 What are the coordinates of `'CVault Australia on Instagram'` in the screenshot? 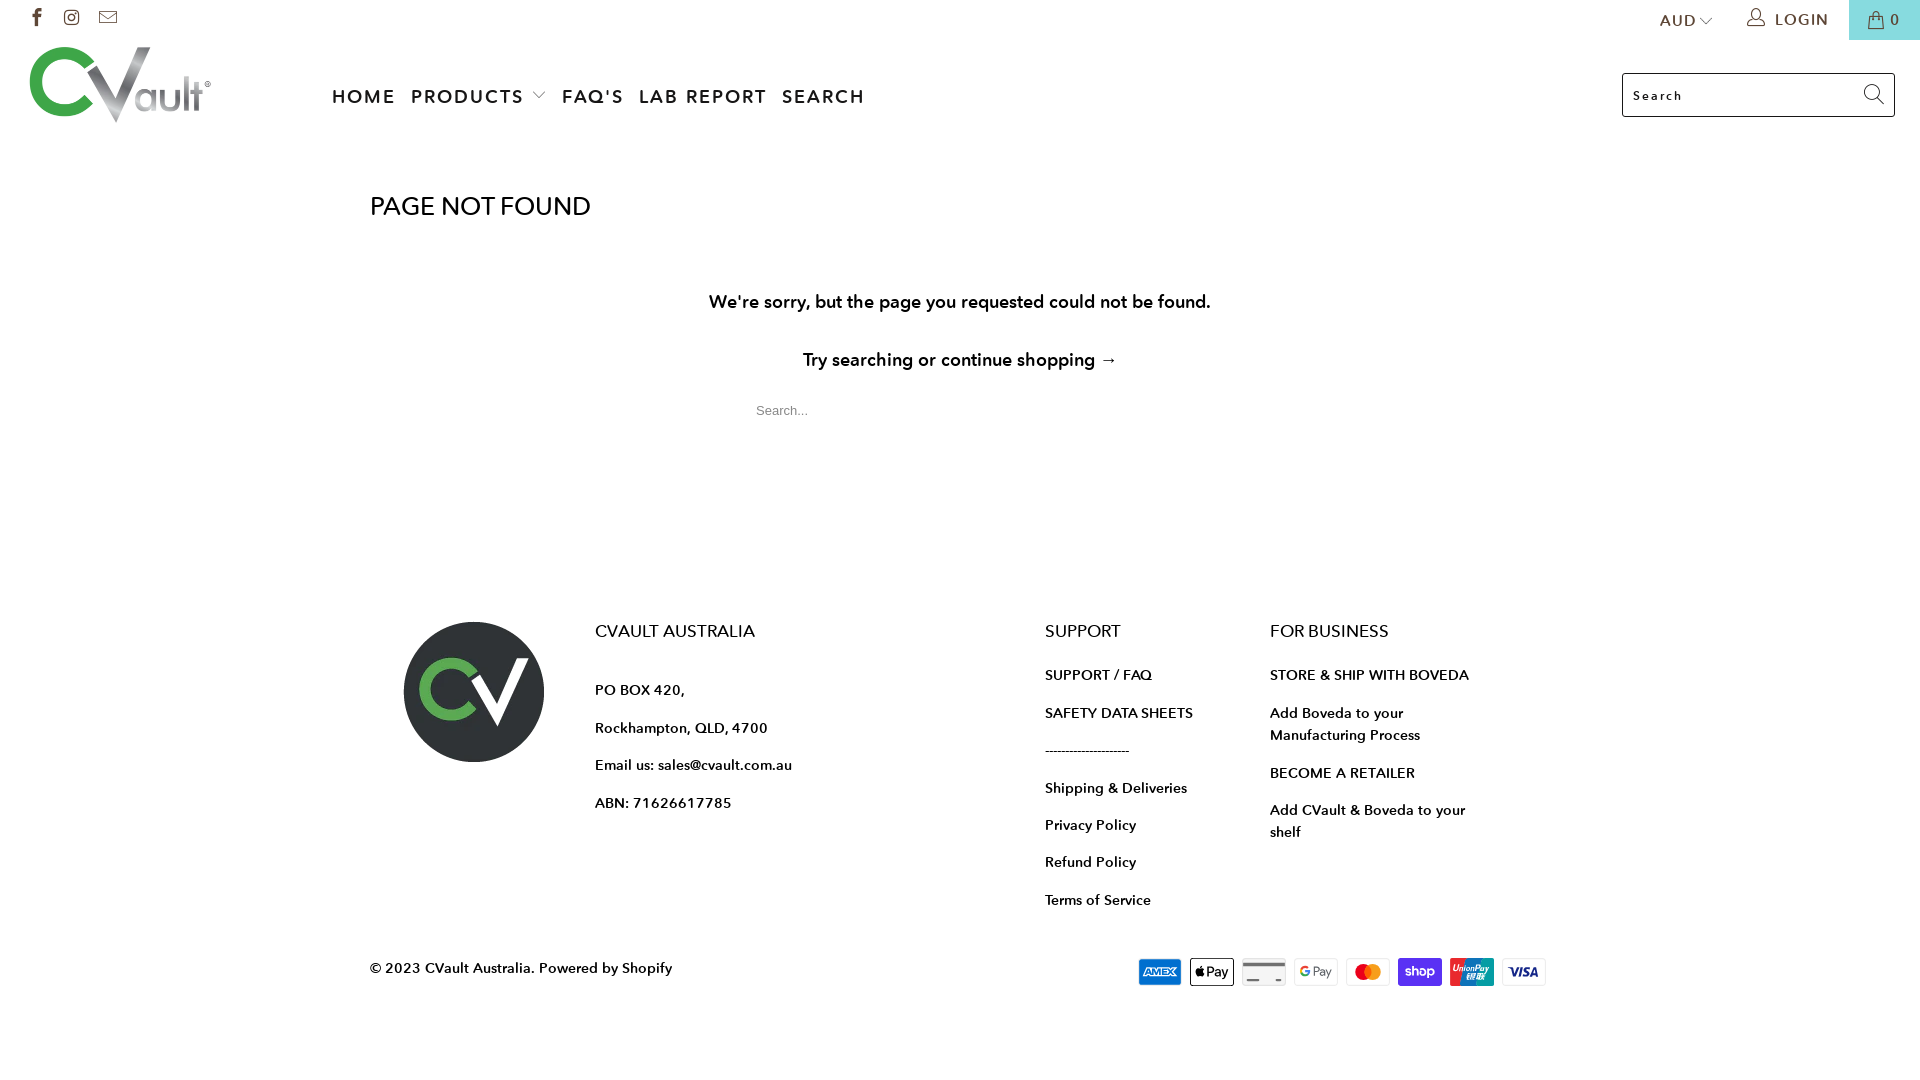 It's located at (71, 19).